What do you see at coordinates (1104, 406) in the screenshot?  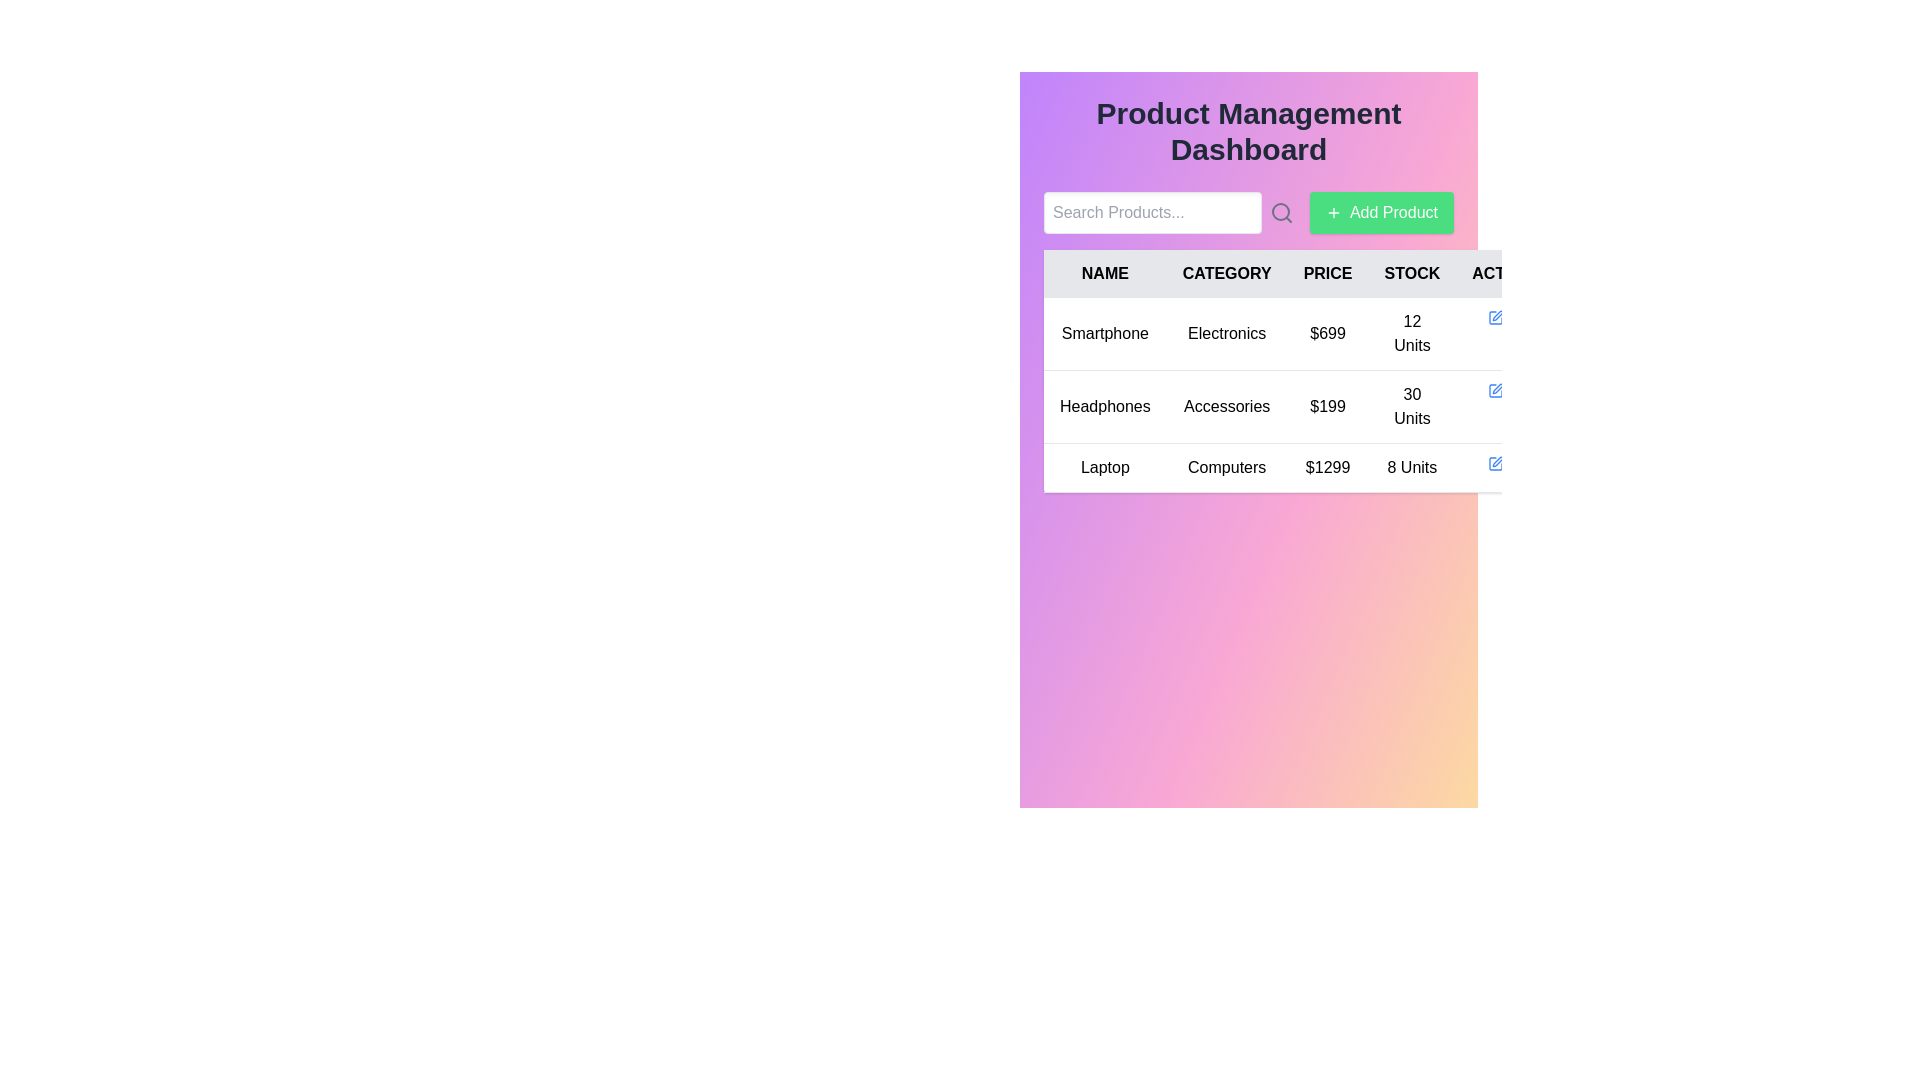 I see `the 'Headphones' text label in the product details table, located in the second row under the 'Name' column` at bounding box center [1104, 406].